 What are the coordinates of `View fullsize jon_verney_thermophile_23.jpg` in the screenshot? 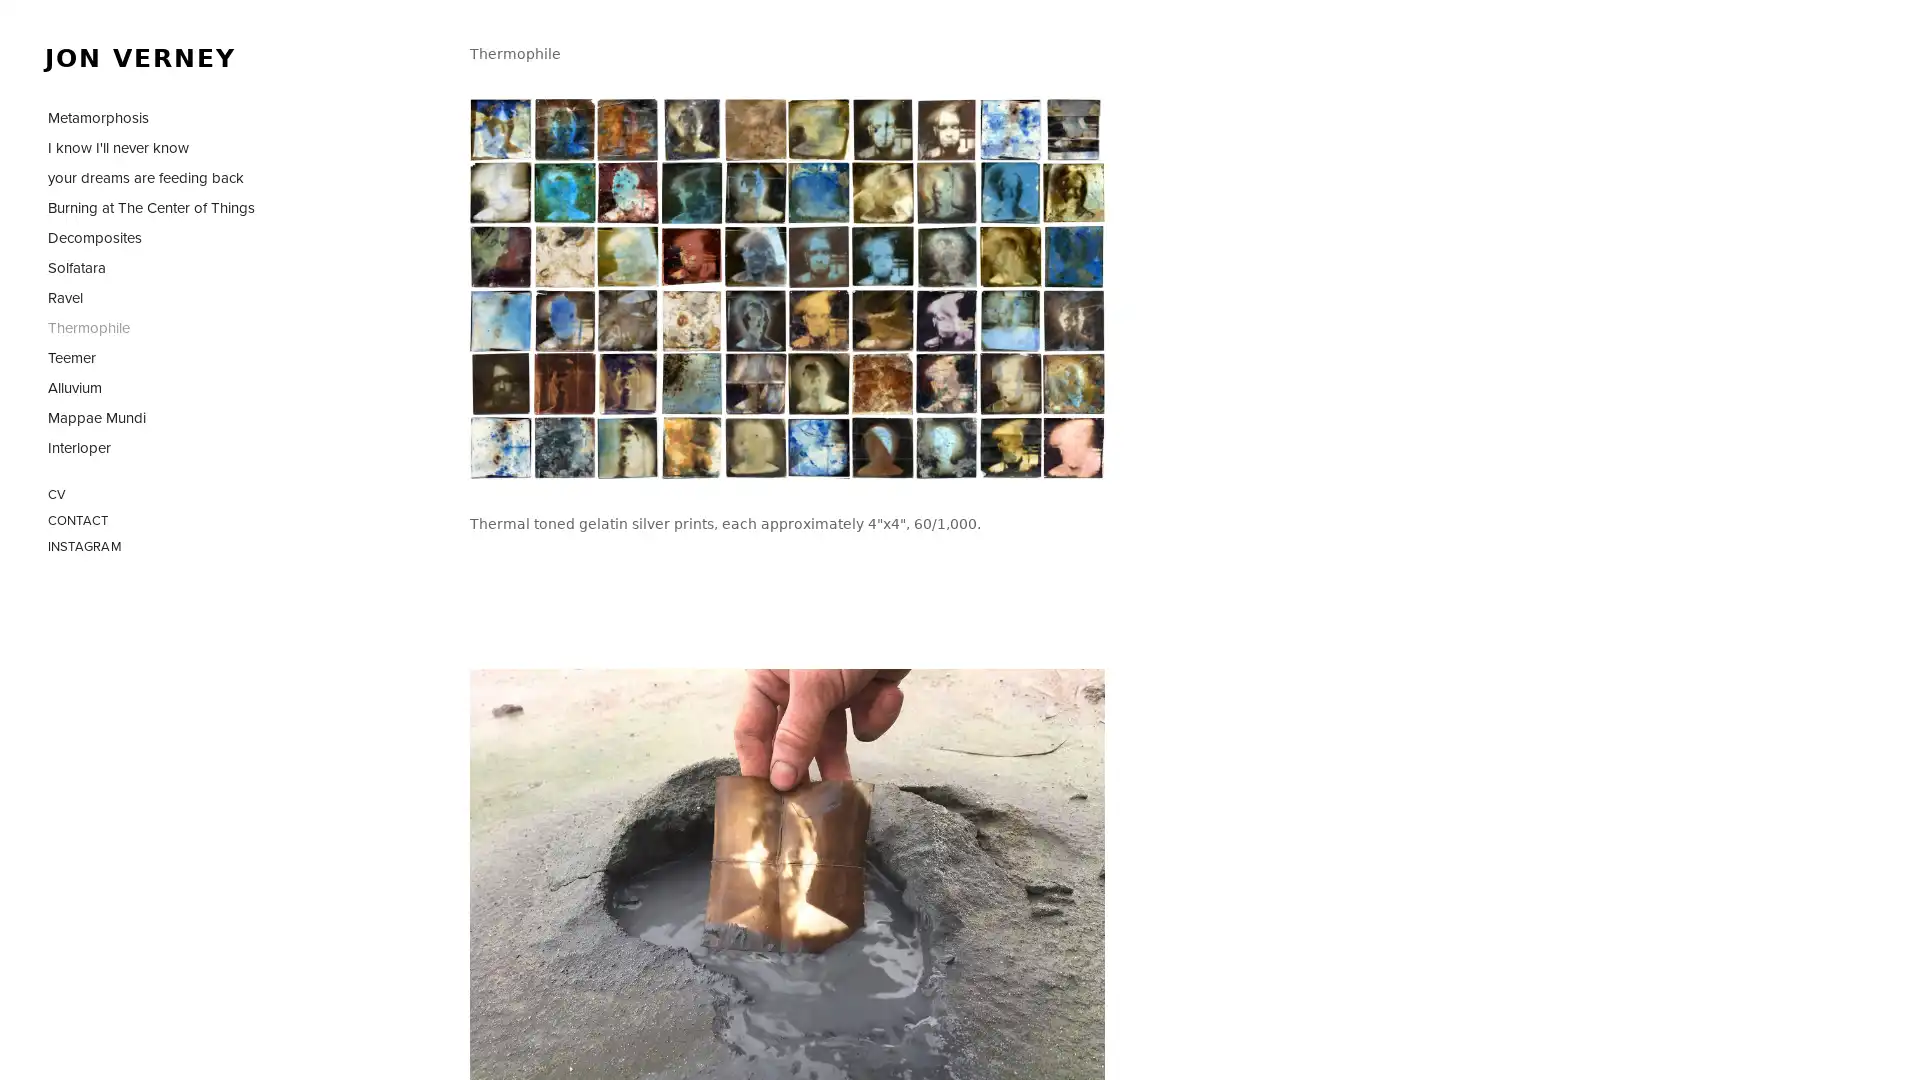 It's located at (562, 319).